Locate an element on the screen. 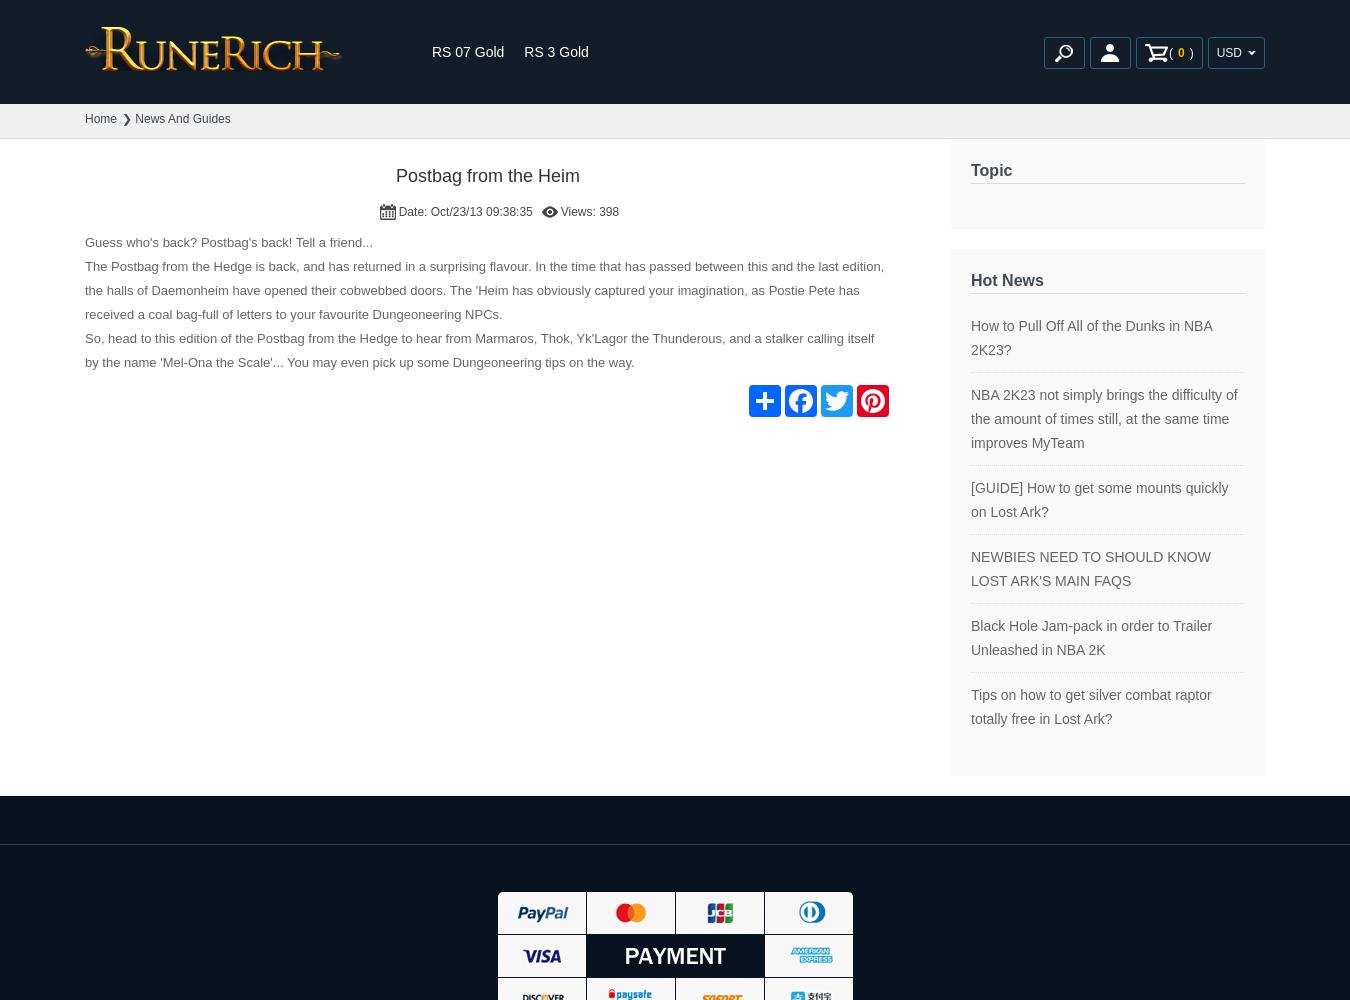 This screenshot has height=1000, width=1350. 'Postbag from the Heim' is located at coordinates (486, 176).